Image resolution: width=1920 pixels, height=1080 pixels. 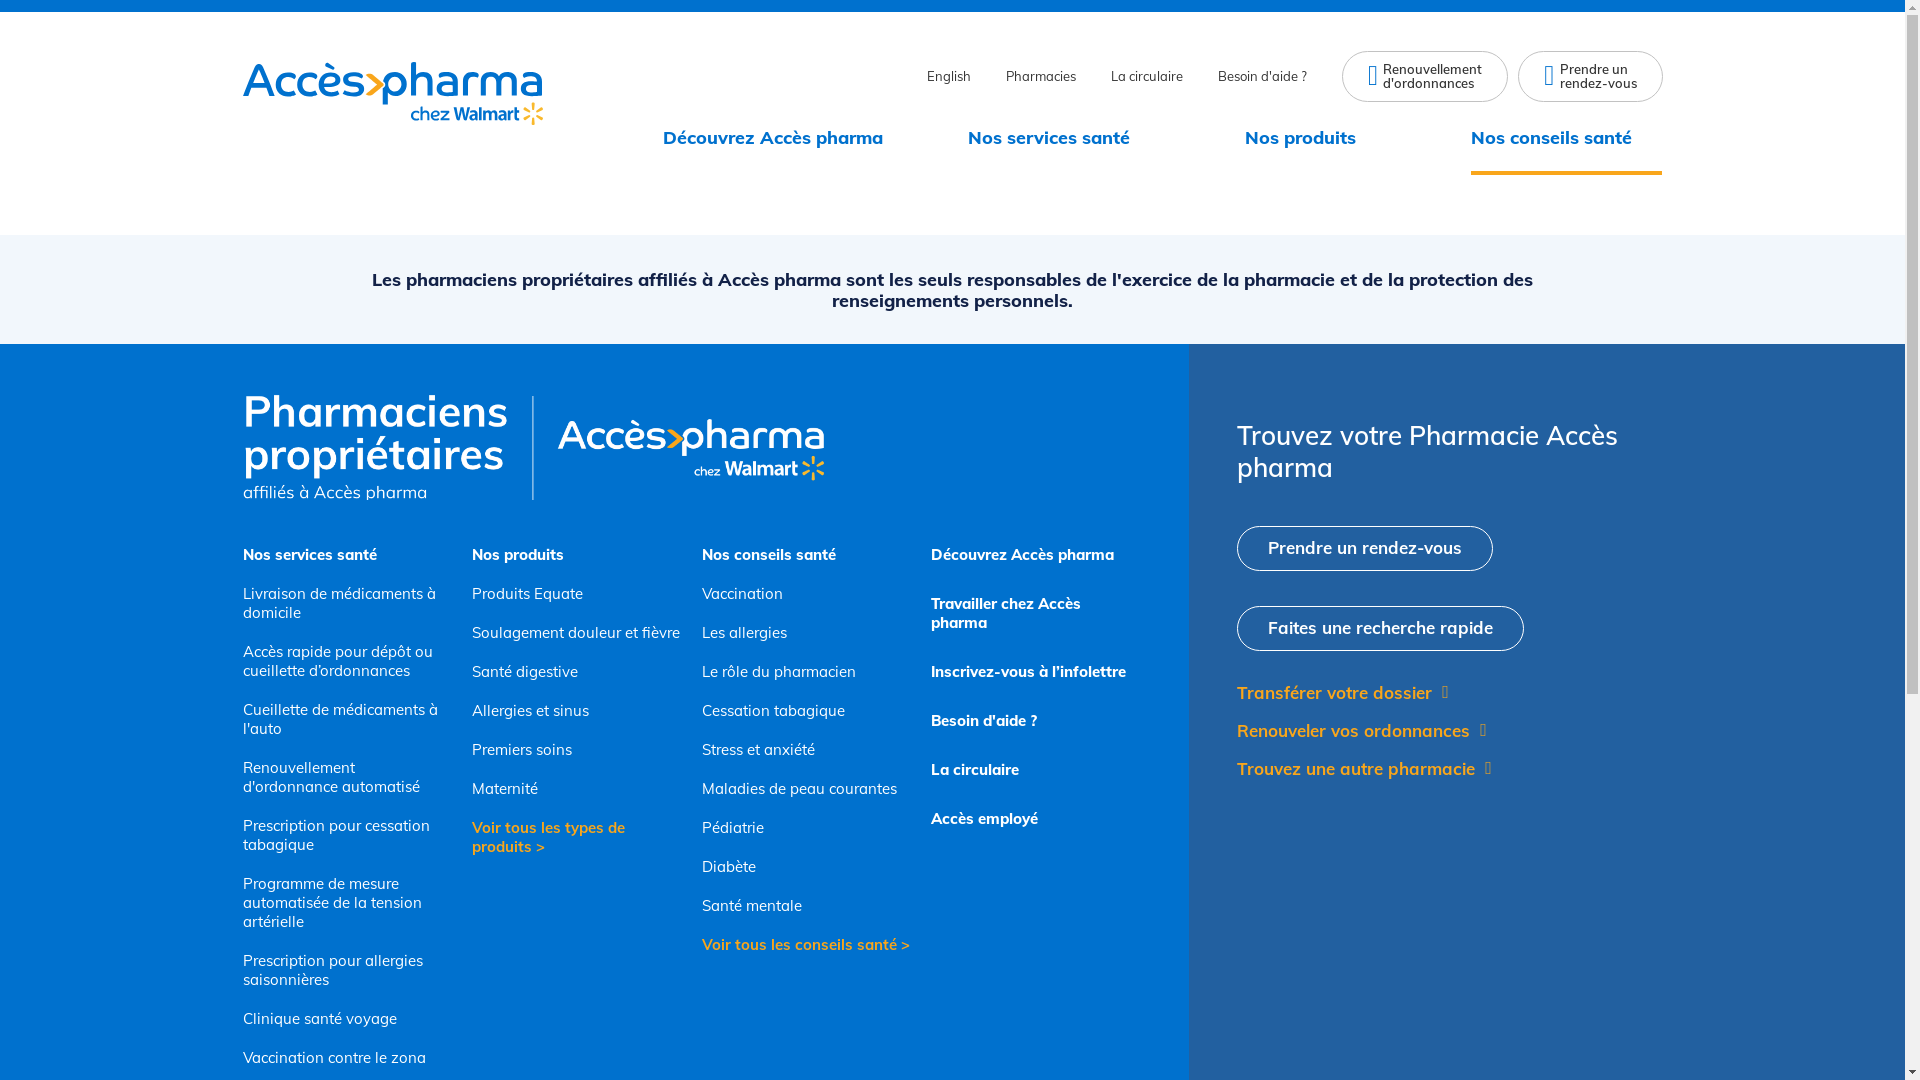 What do you see at coordinates (575, 837) in the screenshot?
I see `'Voir tous les types de produits >'` at bounding box center [575, 837].